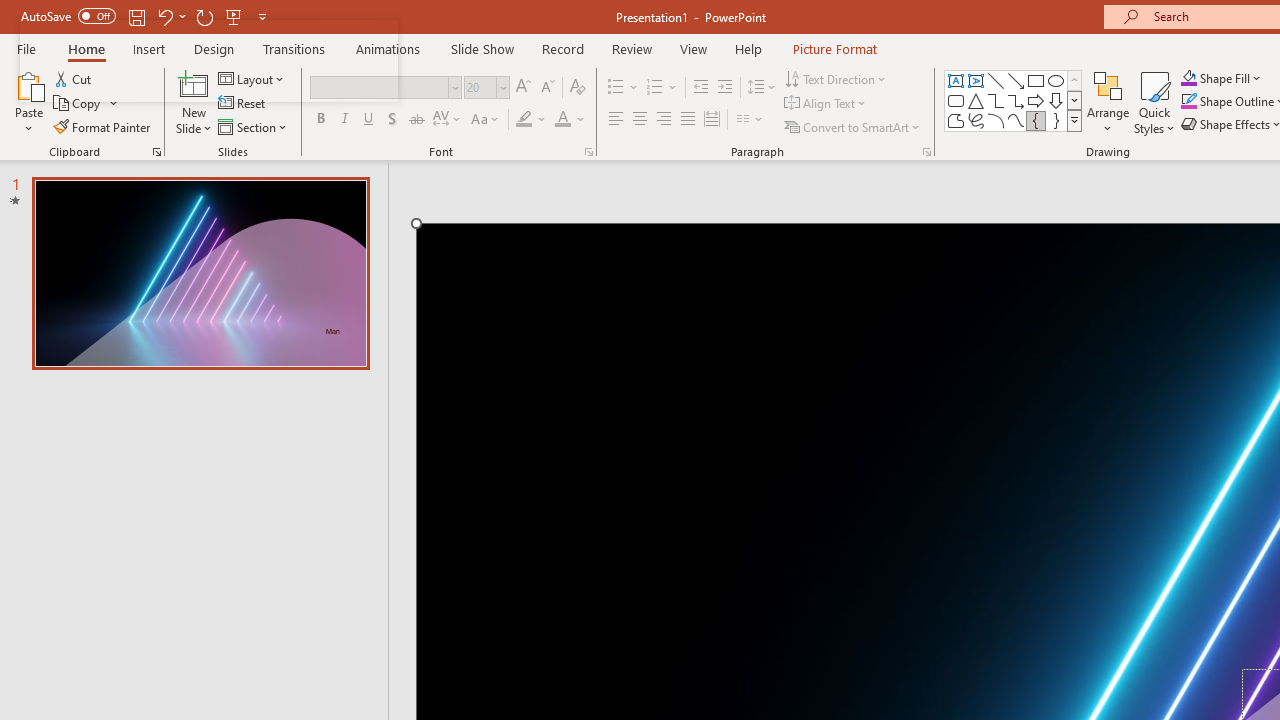 Image resolution: width=1280 pixels, height=720 pixels. Describe the element at coordinates (392, 119) in the screenshot. I see `'Shadow'` at that location.